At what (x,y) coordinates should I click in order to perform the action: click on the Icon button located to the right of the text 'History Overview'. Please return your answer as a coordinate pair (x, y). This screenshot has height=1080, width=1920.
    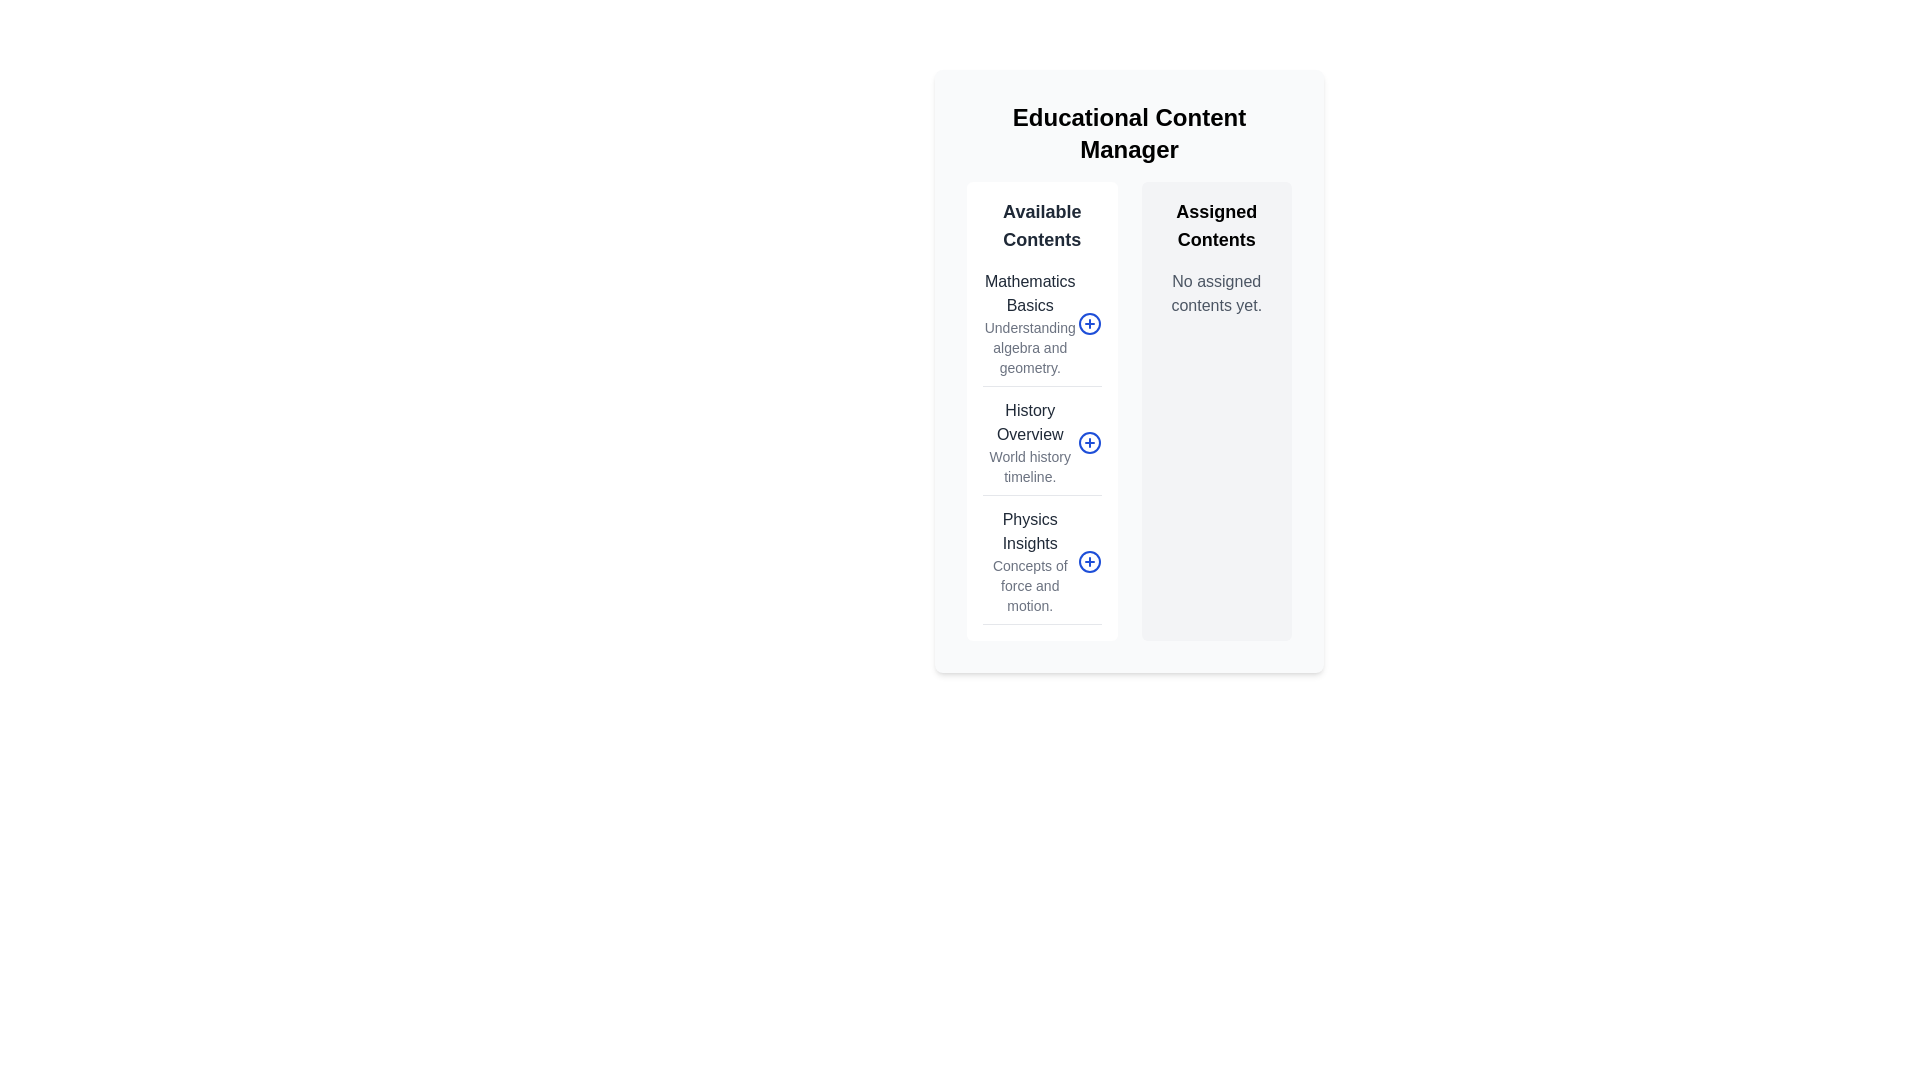
    Looking at the image, I should click on (1088, 442).